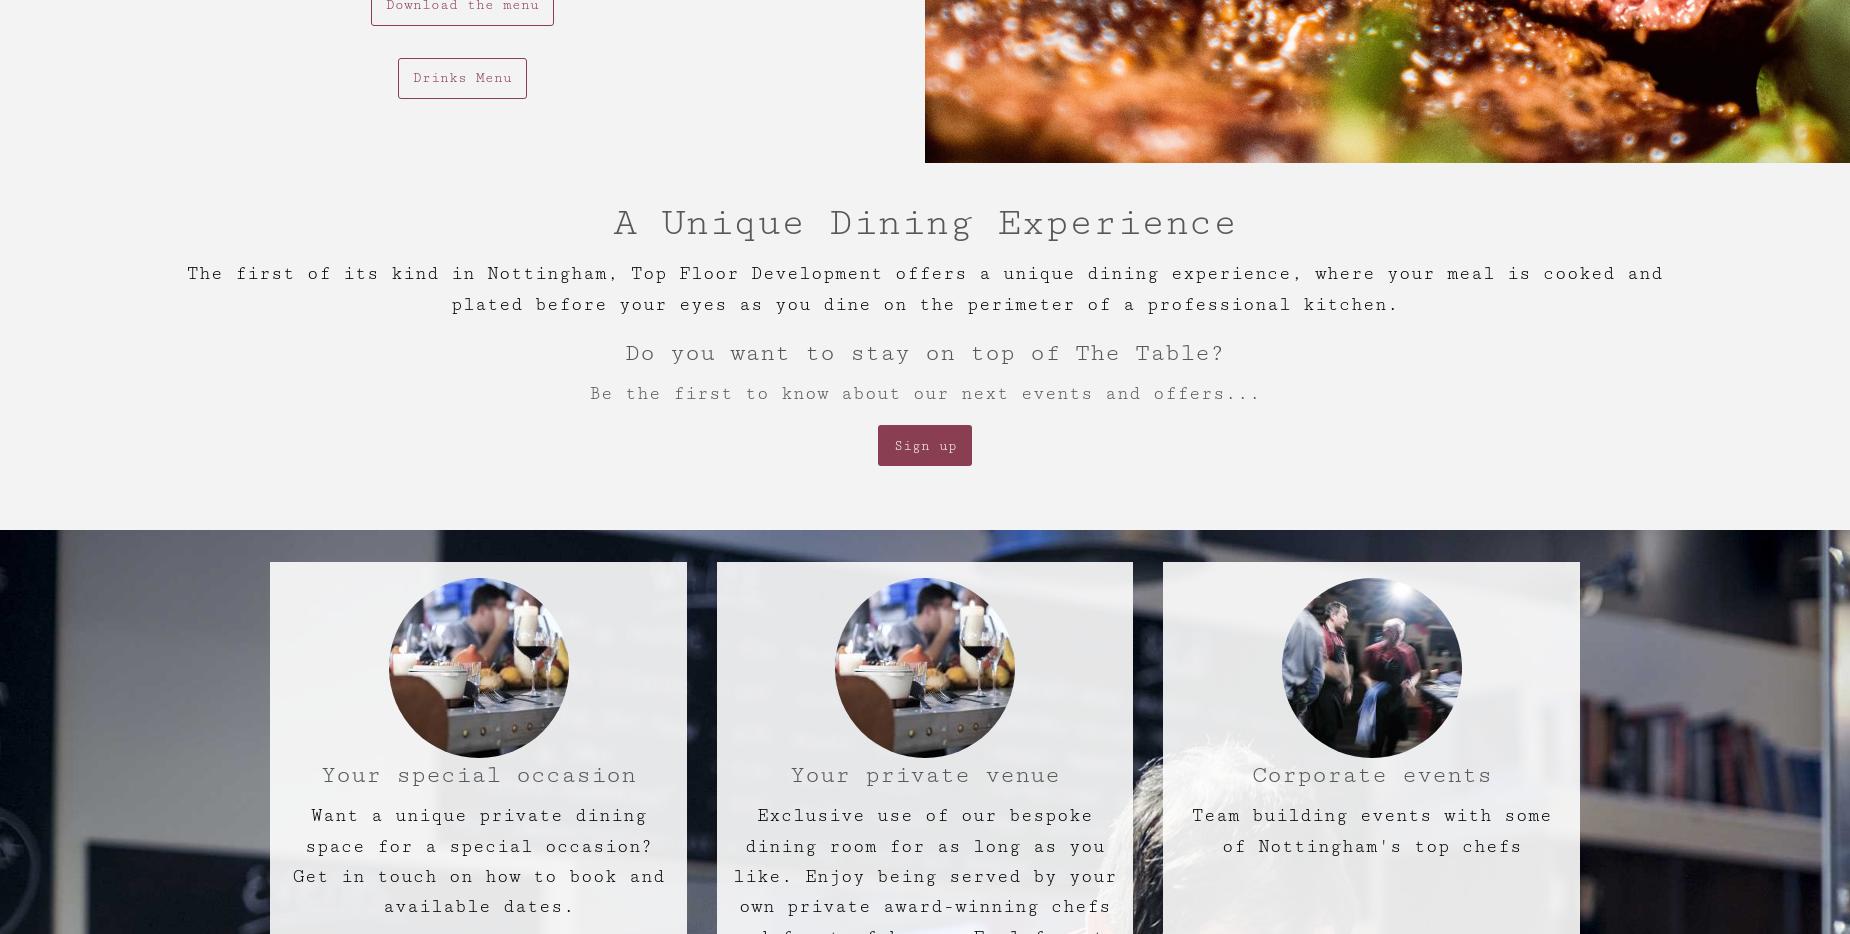 The width and height of the screenshot is (1850, 934). I want to click on 'Want a unique private dining space for a special occasion? Get in touch on how to book and available dates.', so click(478, 859).